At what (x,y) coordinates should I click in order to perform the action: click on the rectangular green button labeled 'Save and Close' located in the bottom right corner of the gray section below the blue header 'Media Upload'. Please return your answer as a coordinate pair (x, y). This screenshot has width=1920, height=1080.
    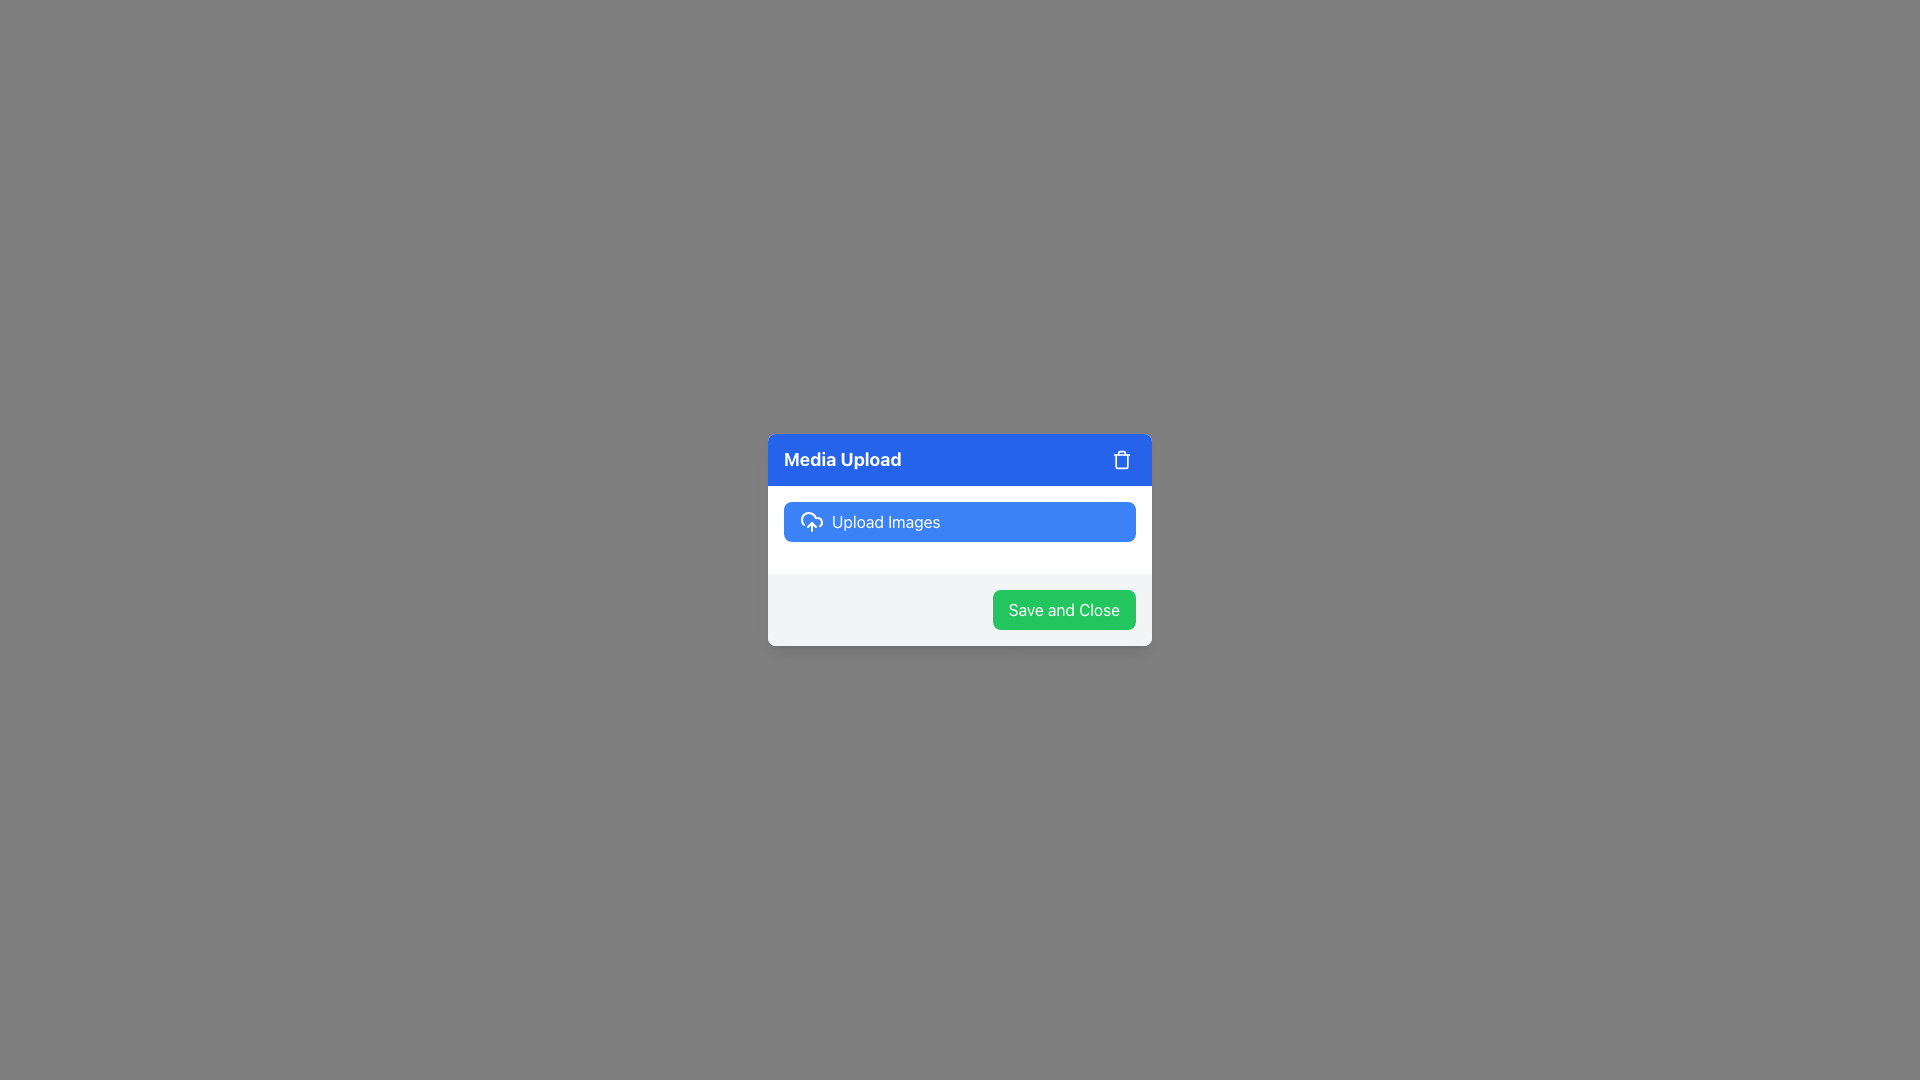
    Looking at the image, I should click on (1063, 608).